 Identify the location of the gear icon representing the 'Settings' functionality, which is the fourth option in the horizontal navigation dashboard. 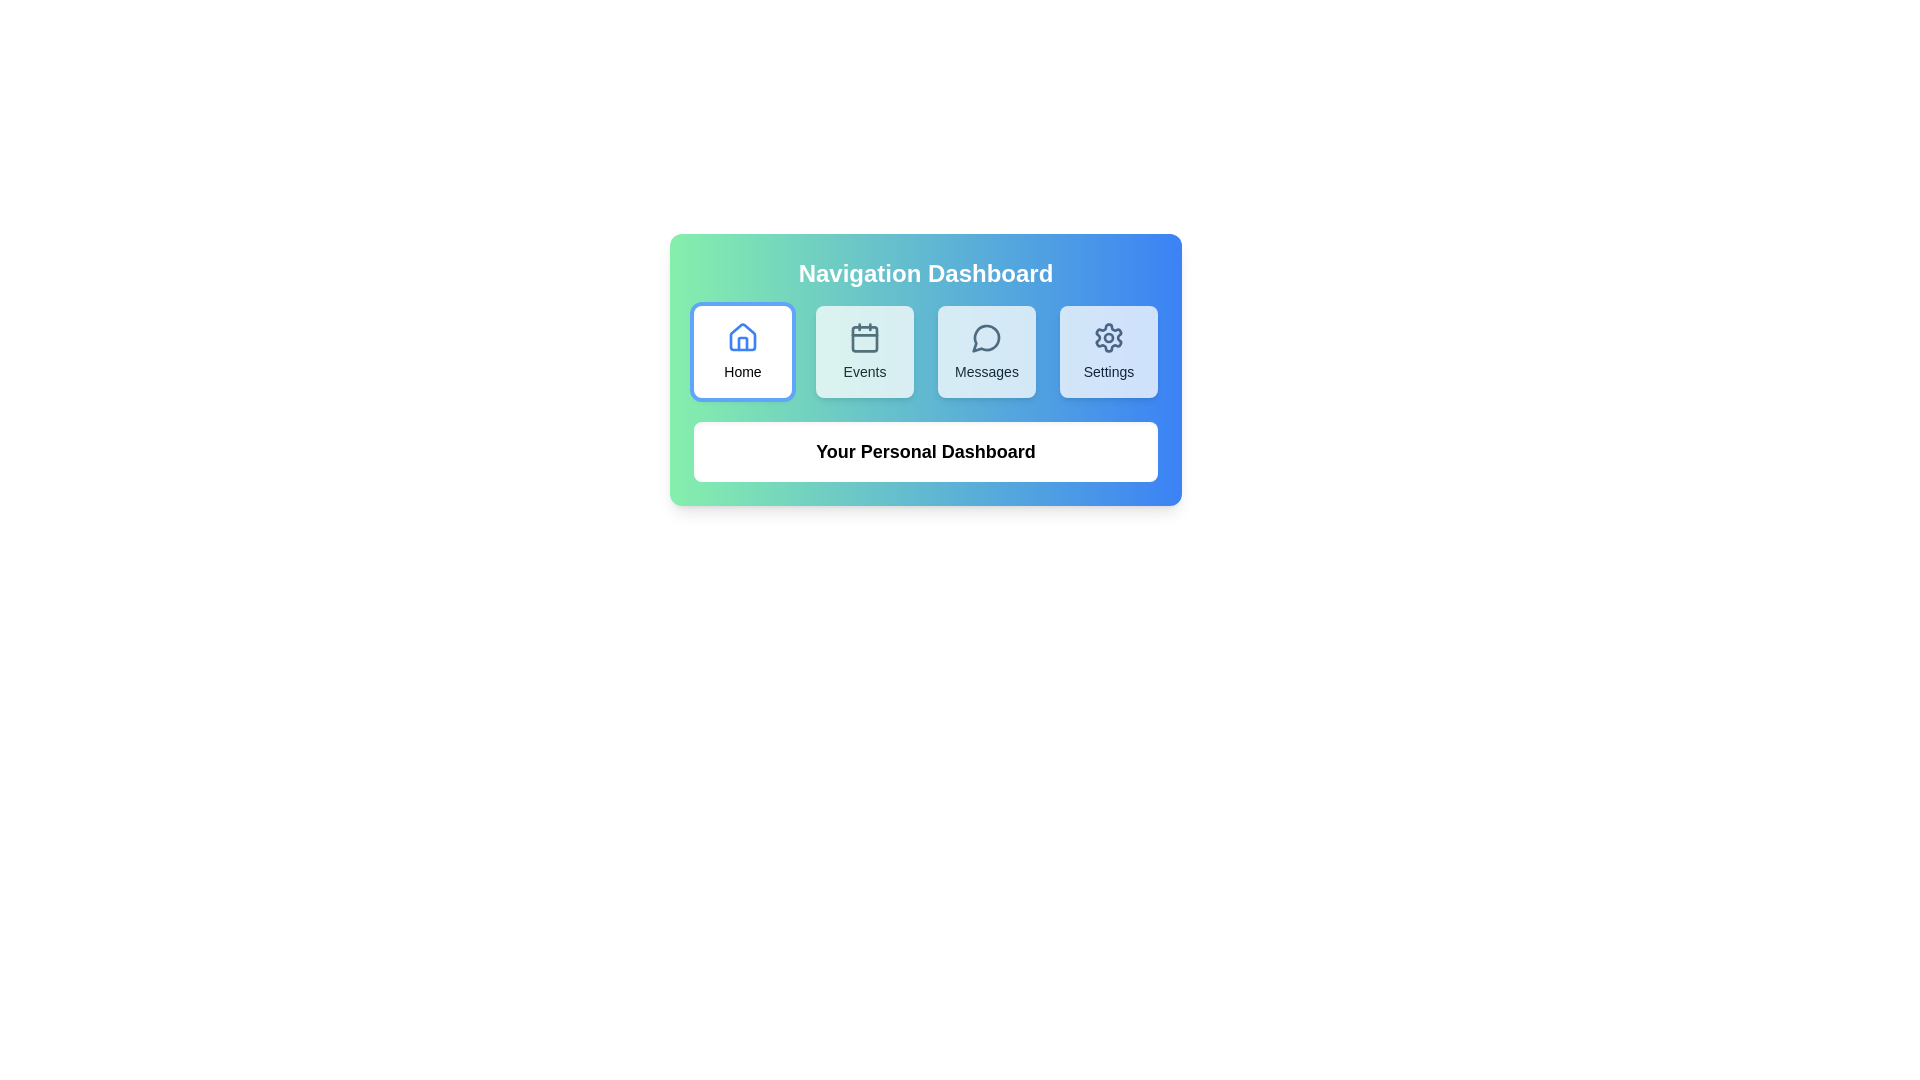
(1107, 337).